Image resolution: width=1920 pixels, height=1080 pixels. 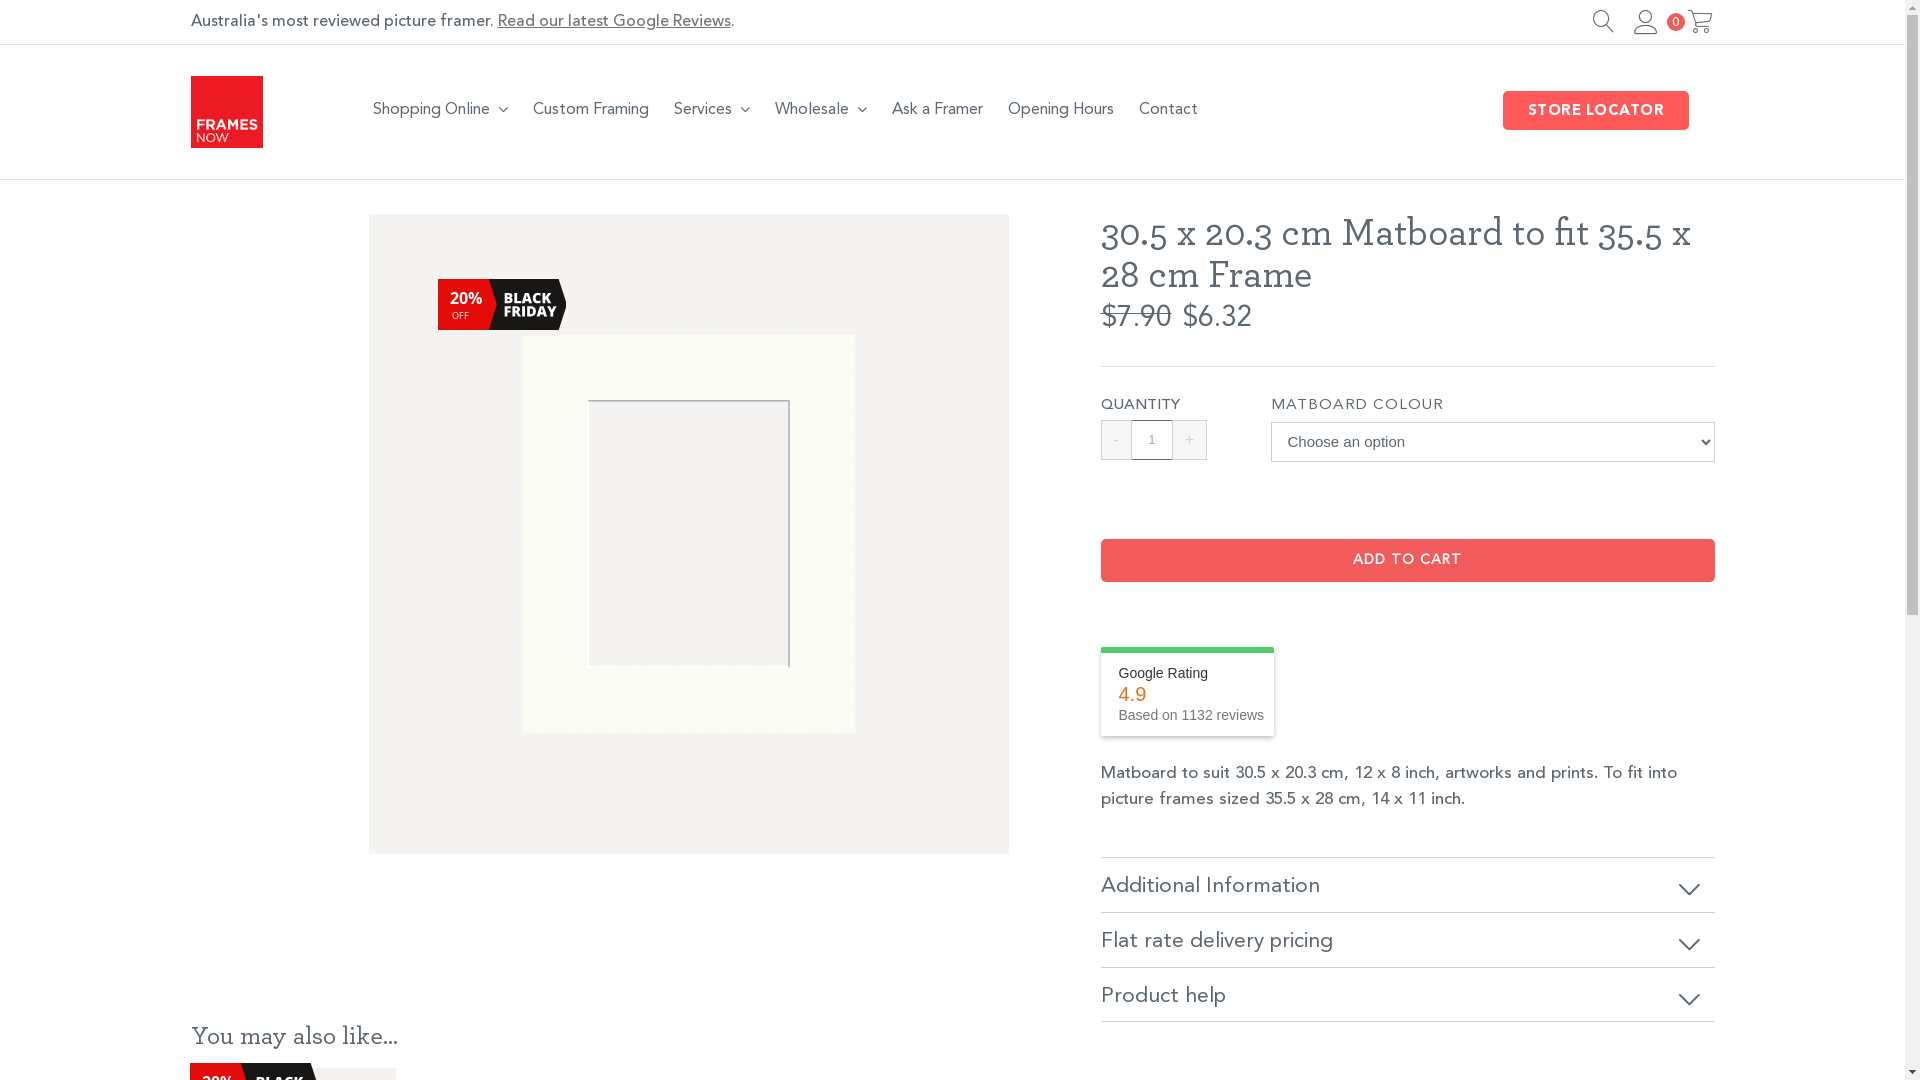 What do you see at coordinates (1152, 438) in the screenshot?
I see `'Qty'` at bounding box center [1152, 438].